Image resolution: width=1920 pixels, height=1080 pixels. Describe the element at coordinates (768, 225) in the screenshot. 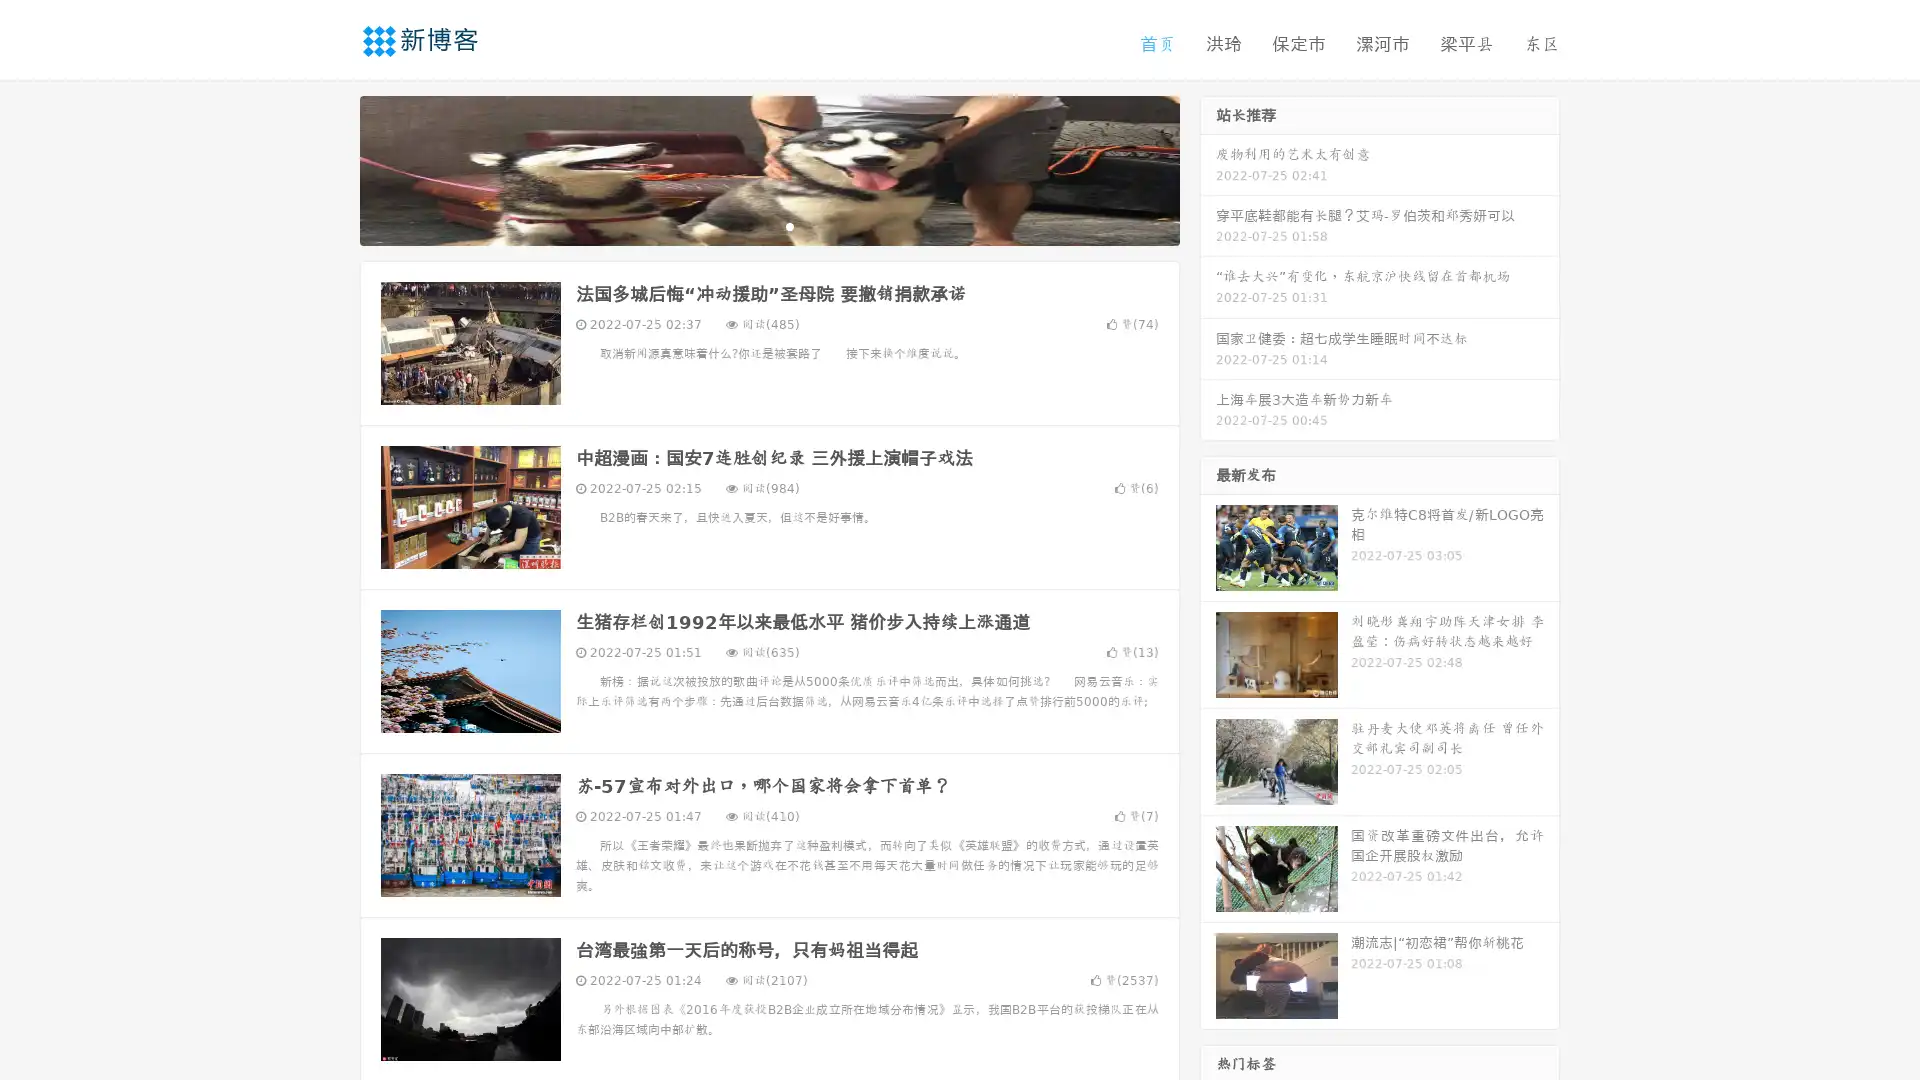

I see `Go to slide 2` at that location.